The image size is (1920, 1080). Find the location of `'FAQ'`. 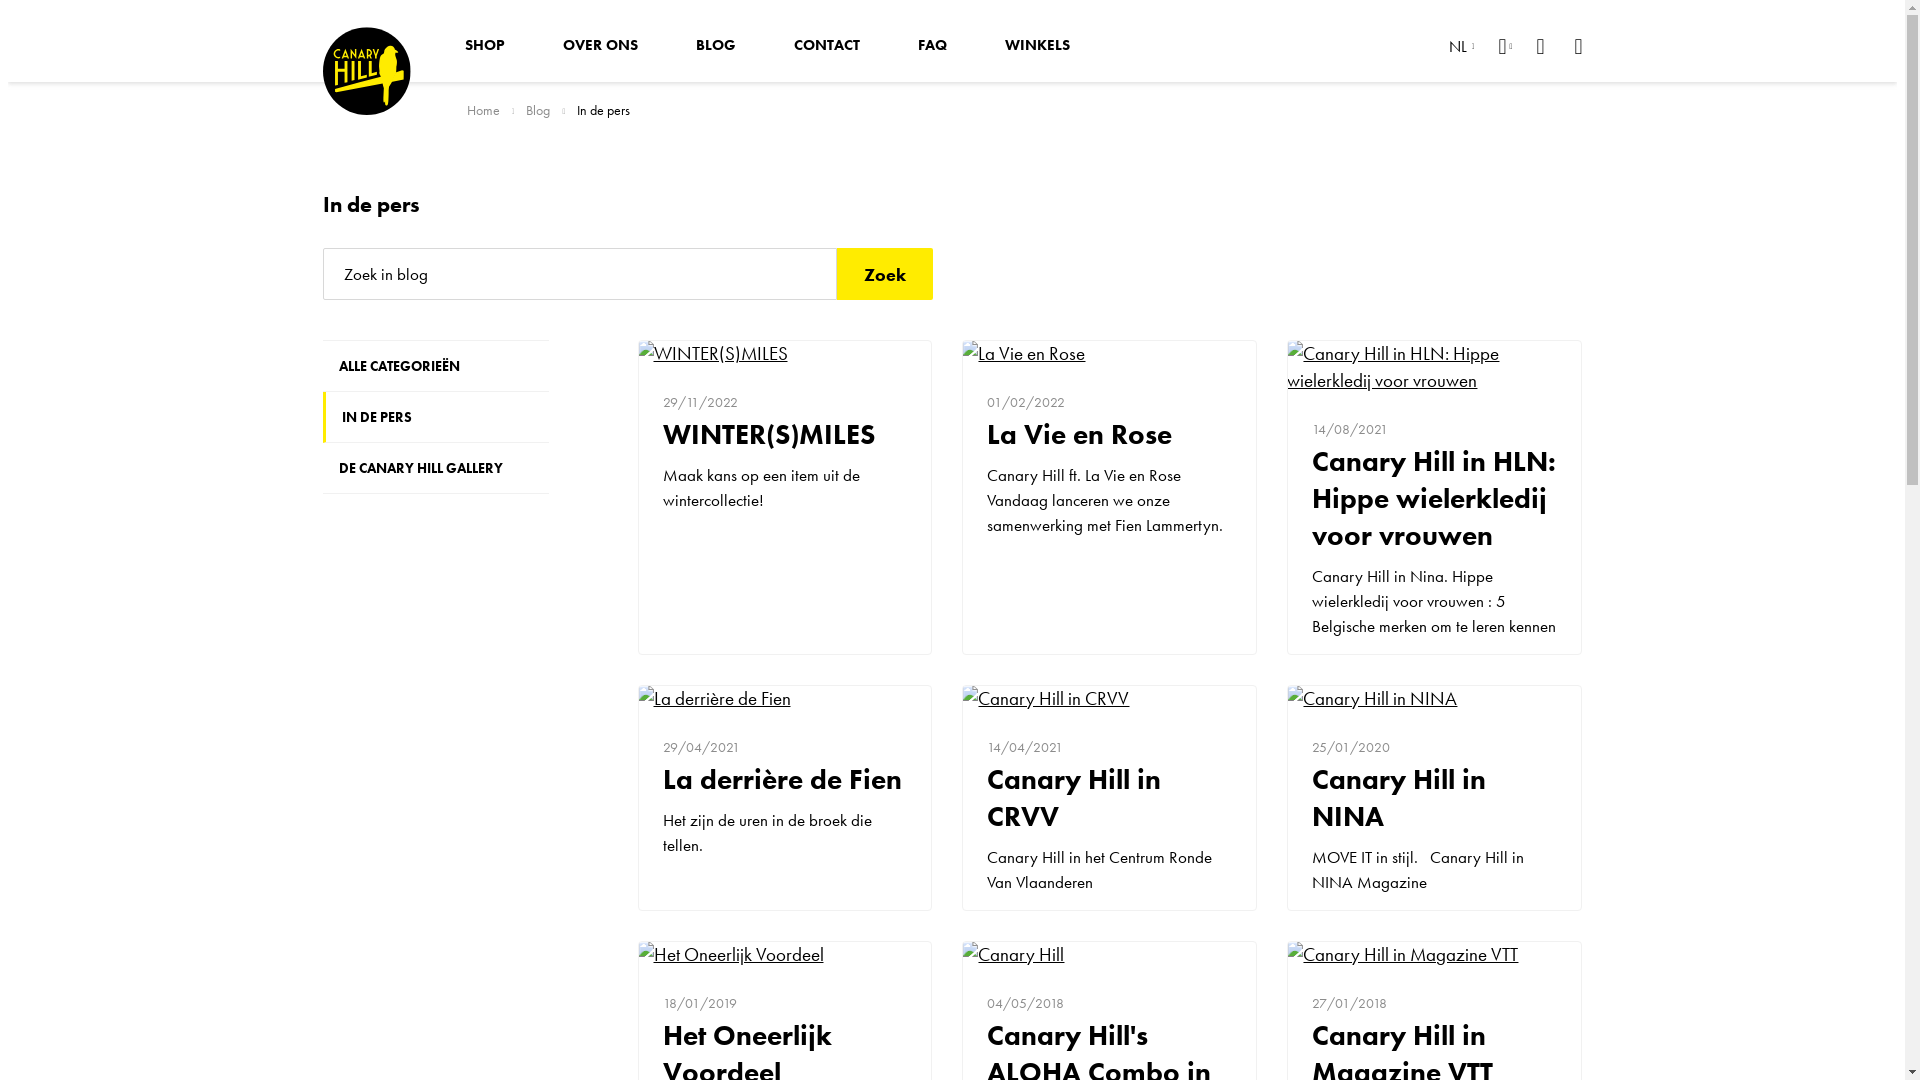

'FAQ' is located at coordinates (930, 45).